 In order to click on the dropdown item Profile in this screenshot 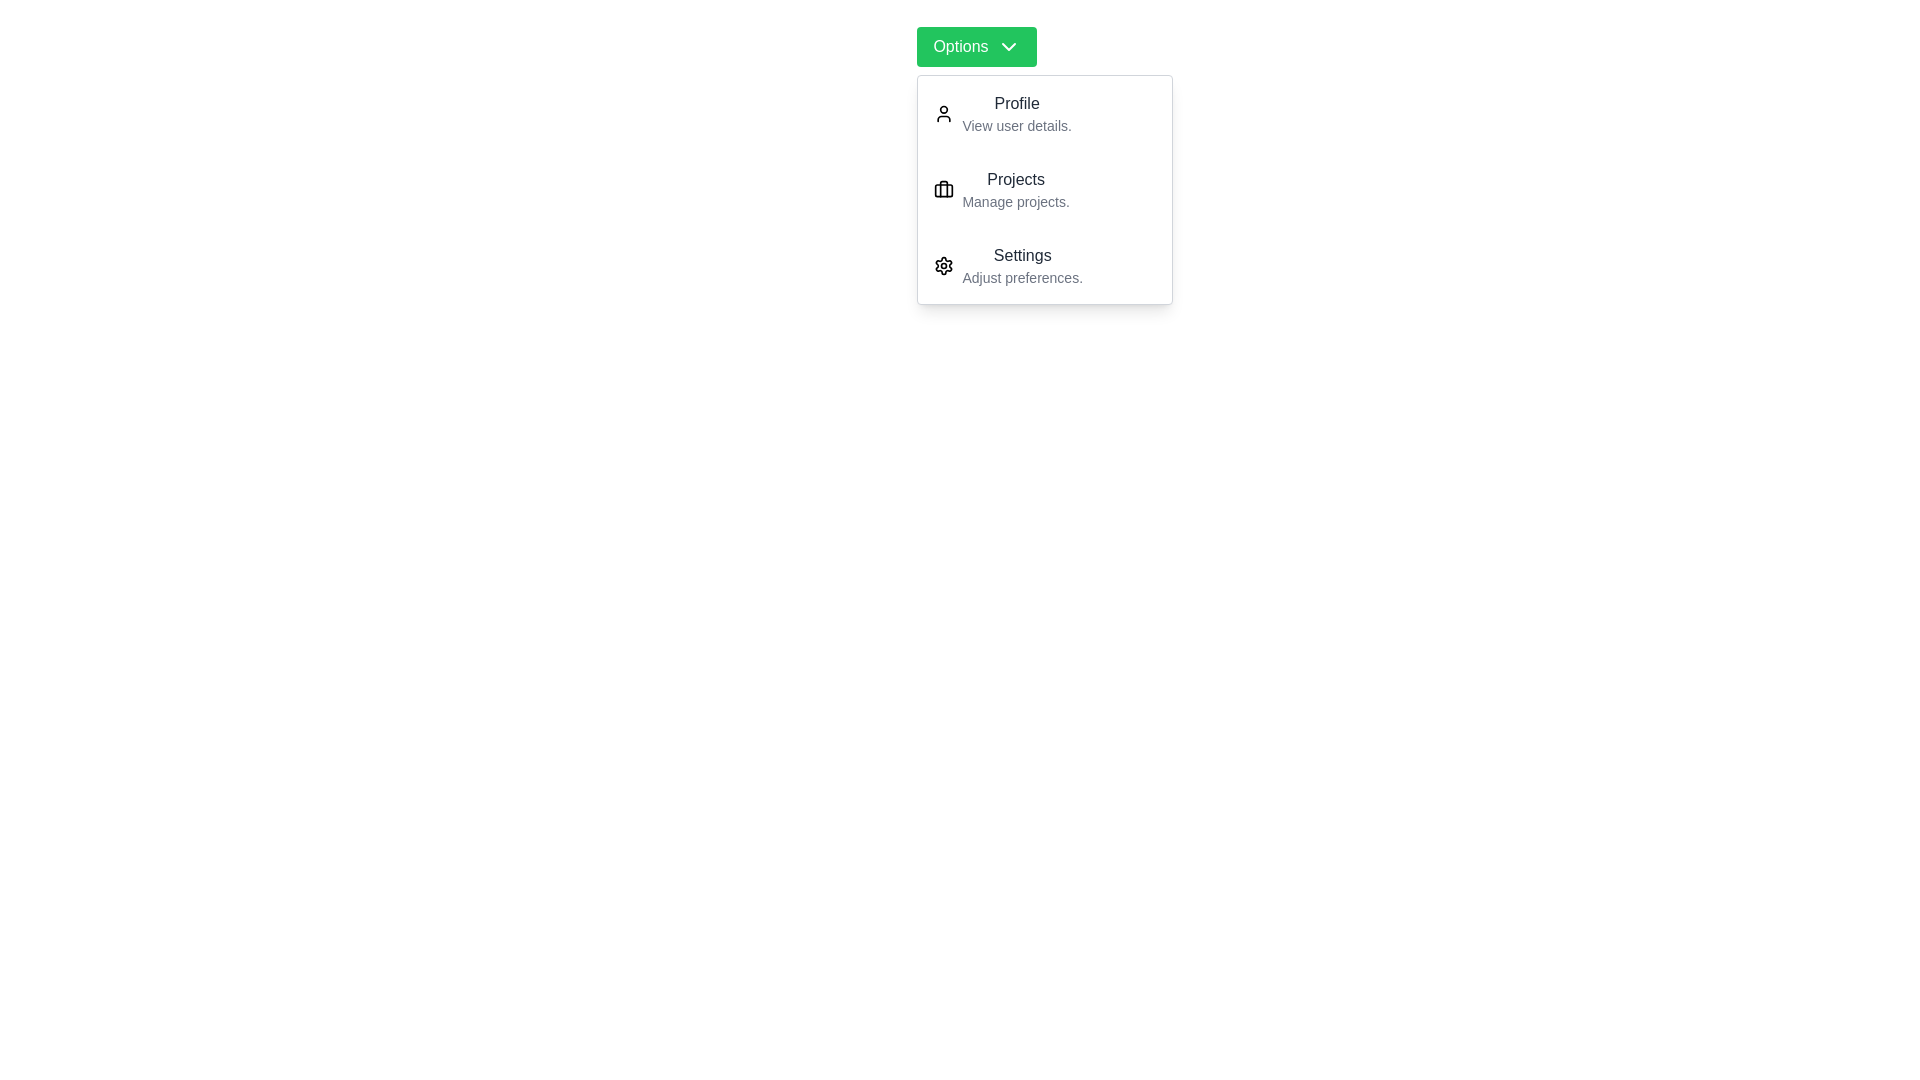, I will do `click(1044, 114)`.